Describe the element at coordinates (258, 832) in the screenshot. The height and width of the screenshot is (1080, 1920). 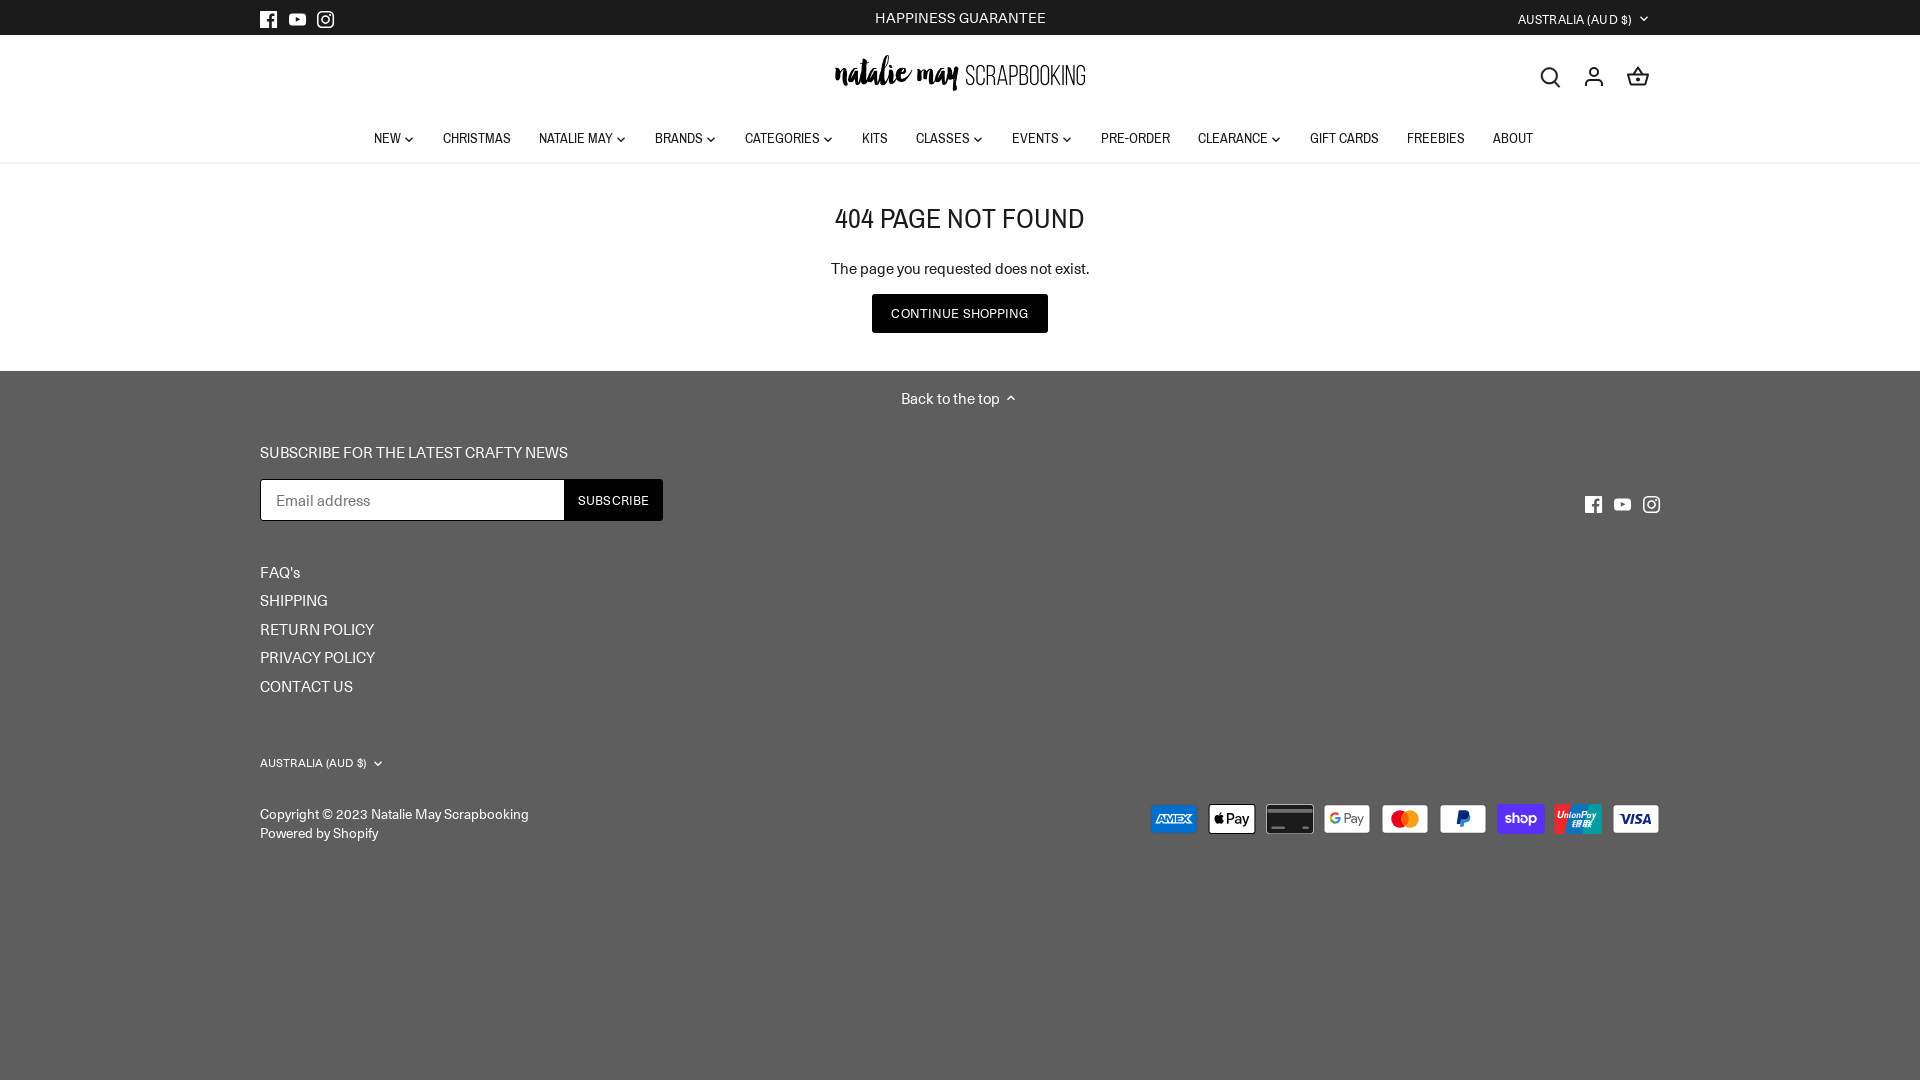
I see `'Powered by Shopify'` at that location.